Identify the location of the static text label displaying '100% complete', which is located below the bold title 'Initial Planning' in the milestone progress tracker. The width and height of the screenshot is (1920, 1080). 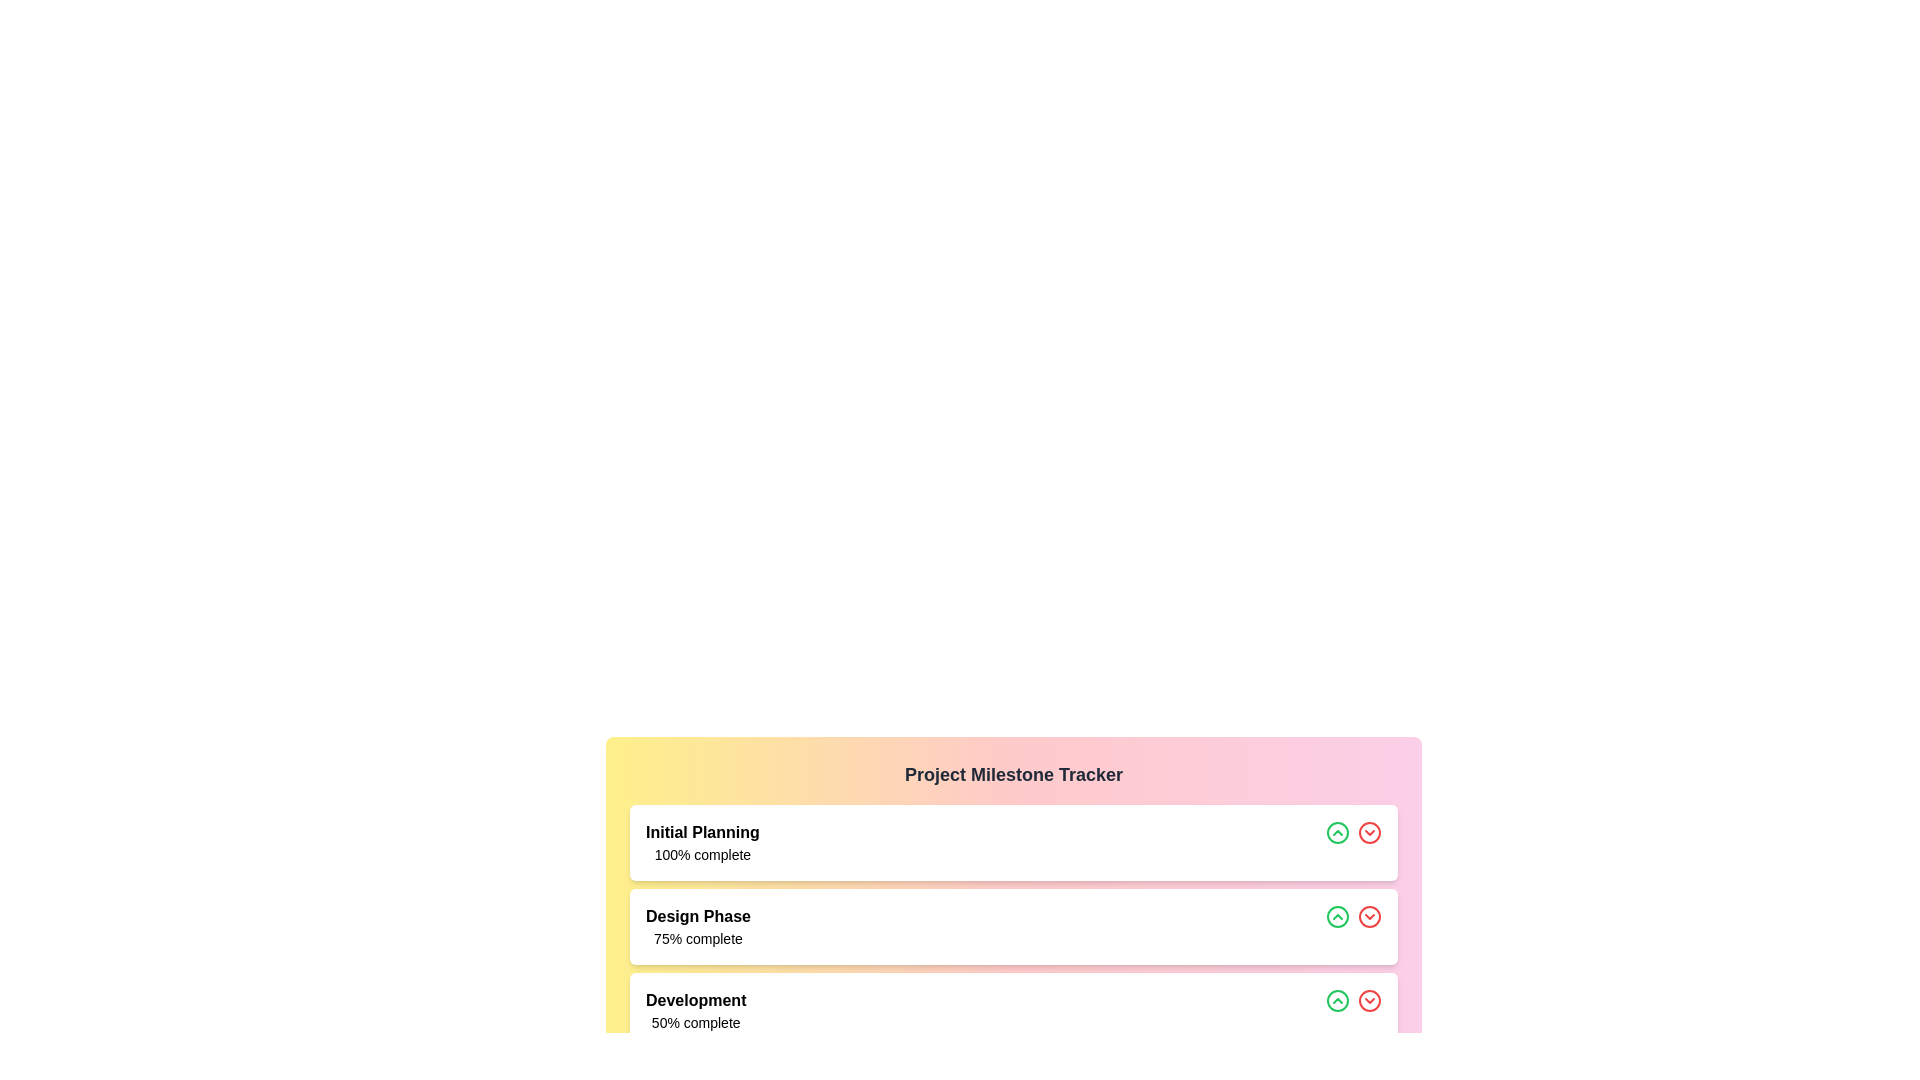
(702, 855).